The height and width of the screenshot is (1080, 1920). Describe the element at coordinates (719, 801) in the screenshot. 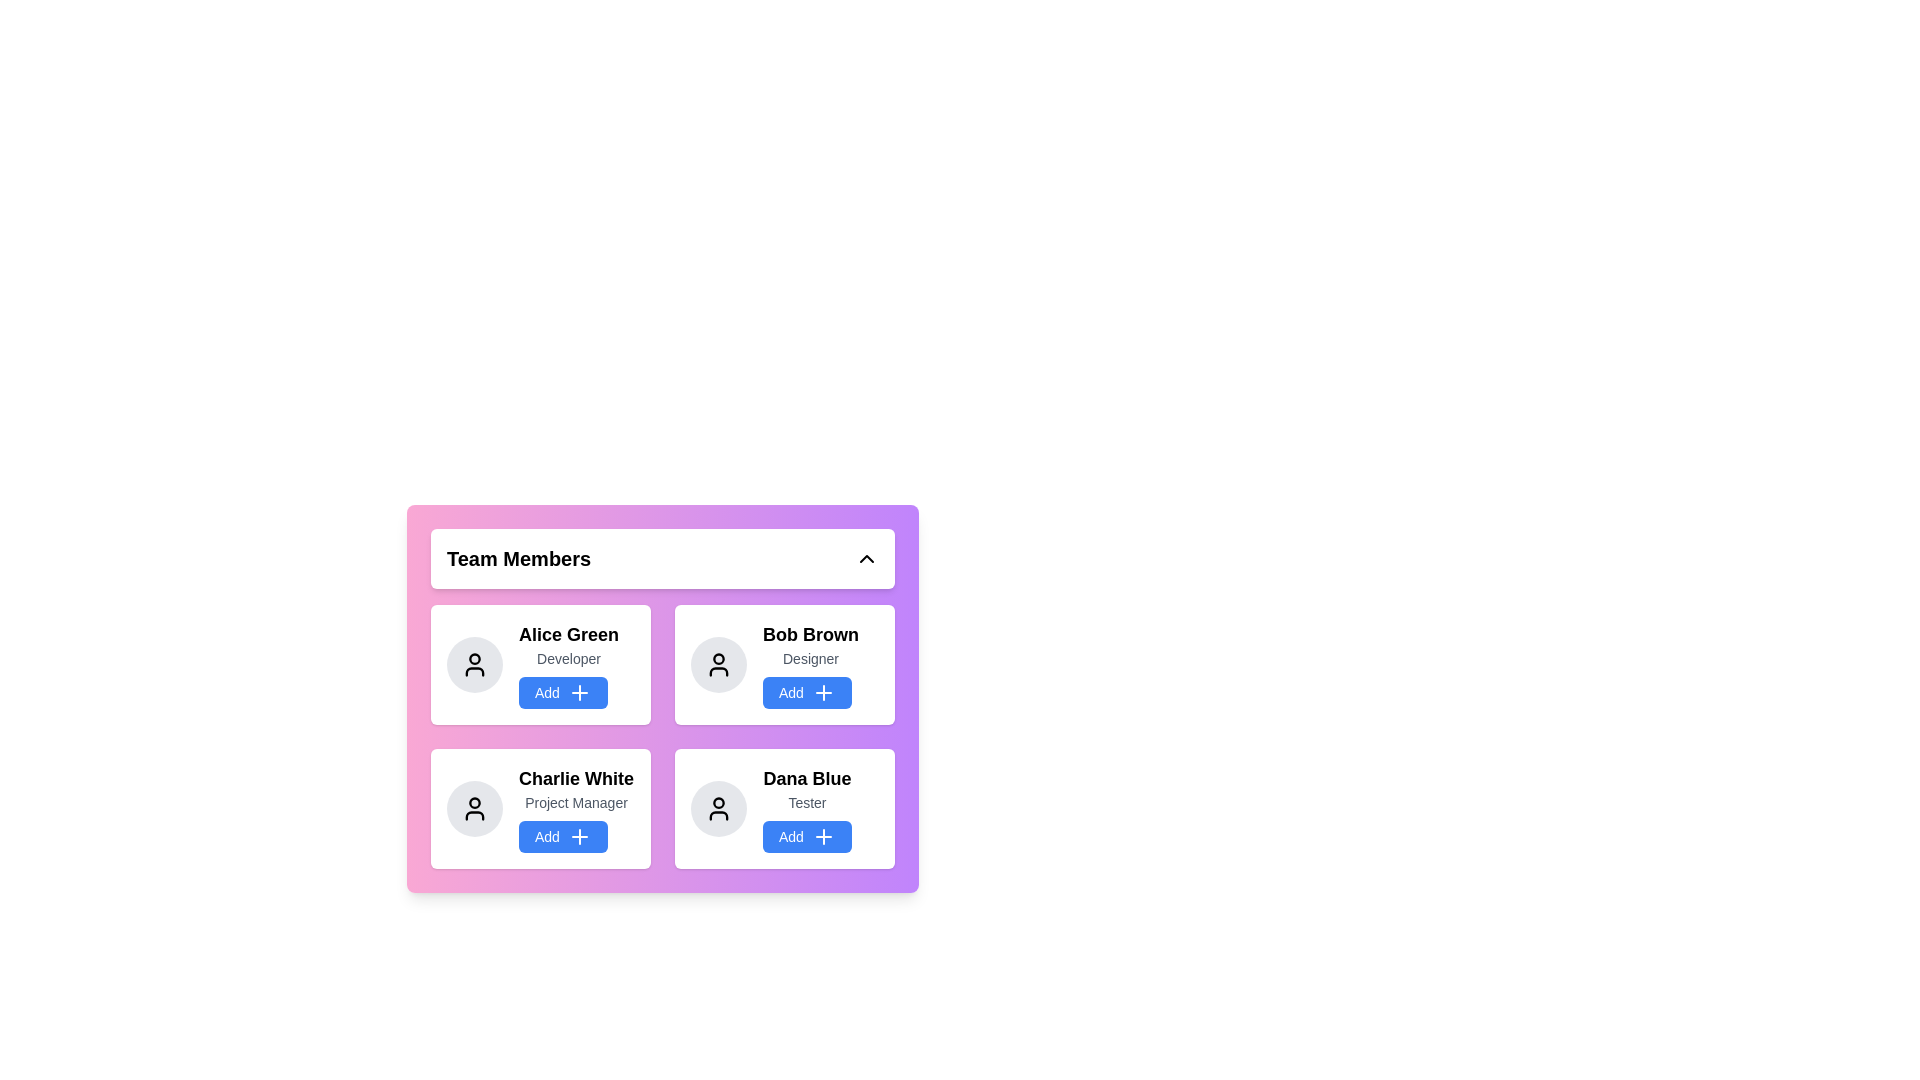

I see `the circular graphical element located in the profile icon of Dana Blue's team member card, positioned above the 'Add' button` at that location.